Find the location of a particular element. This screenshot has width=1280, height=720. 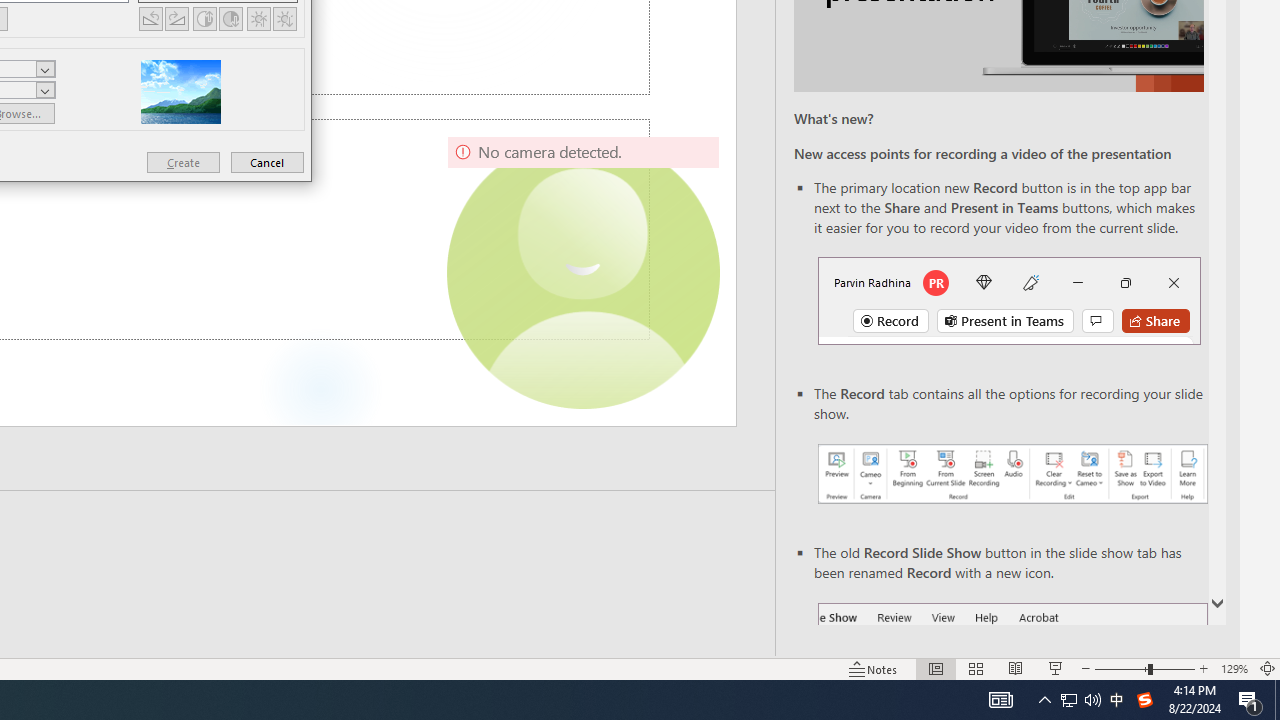

'Show desktop' is located at coordinates (1276, 698).